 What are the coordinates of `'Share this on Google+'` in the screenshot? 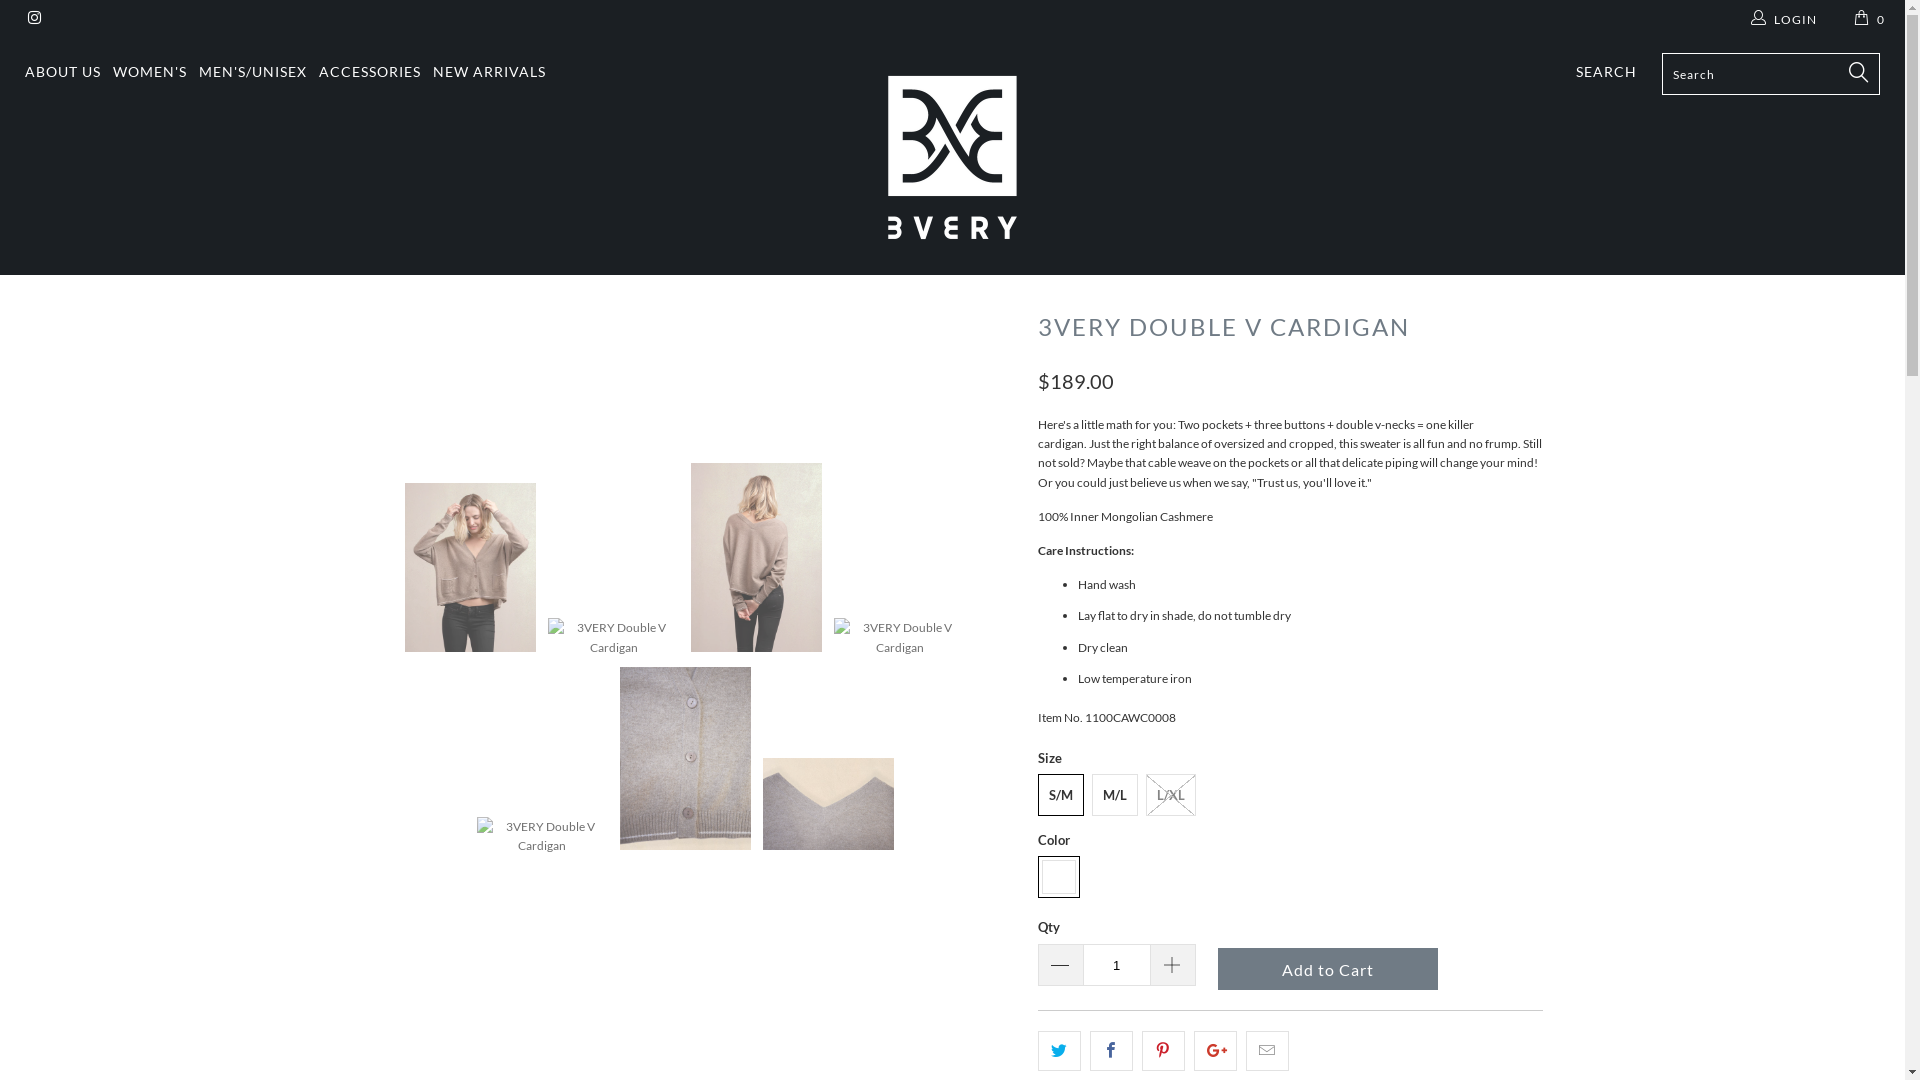 It's located at (1214, 1049).